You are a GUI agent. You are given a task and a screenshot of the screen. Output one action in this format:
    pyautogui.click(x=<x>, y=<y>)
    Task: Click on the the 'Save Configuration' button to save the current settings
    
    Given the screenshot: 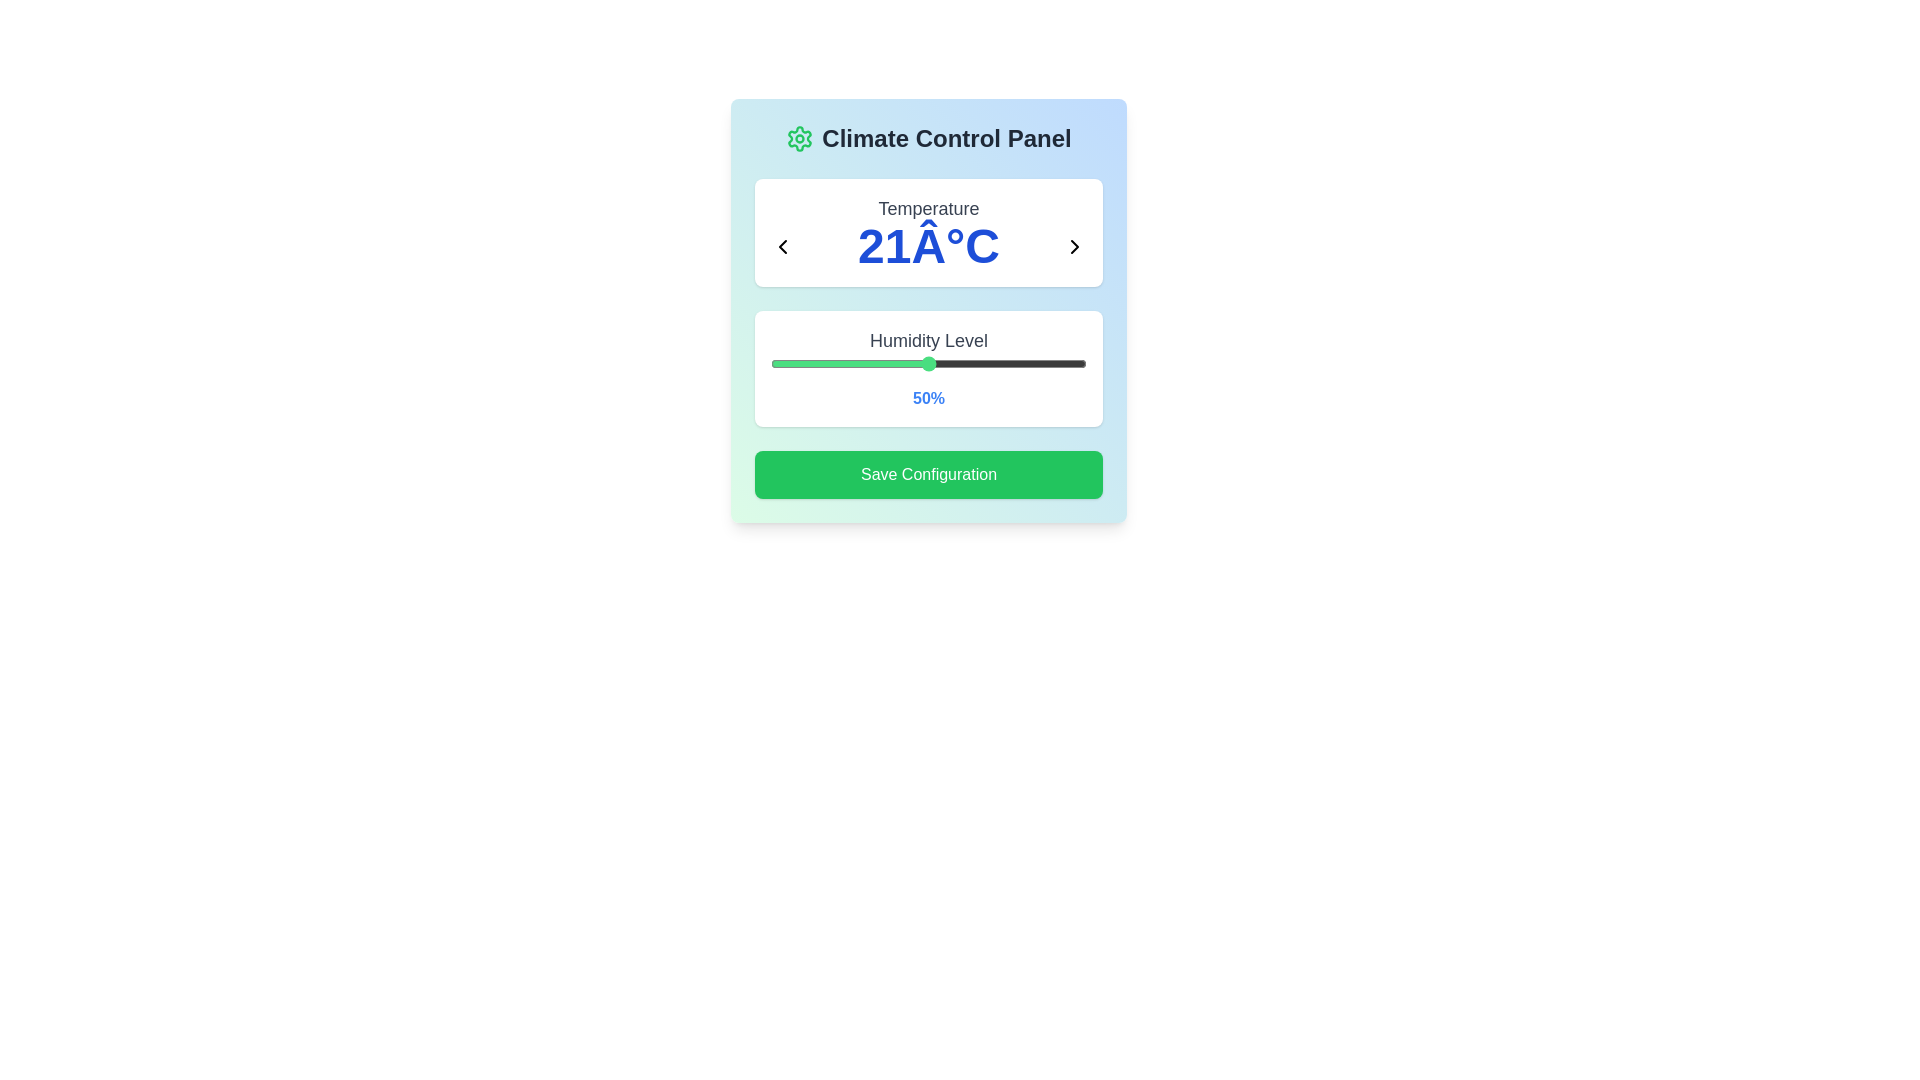 What is the action you would take?
    pyautogui.click(x=928, y=474)
    